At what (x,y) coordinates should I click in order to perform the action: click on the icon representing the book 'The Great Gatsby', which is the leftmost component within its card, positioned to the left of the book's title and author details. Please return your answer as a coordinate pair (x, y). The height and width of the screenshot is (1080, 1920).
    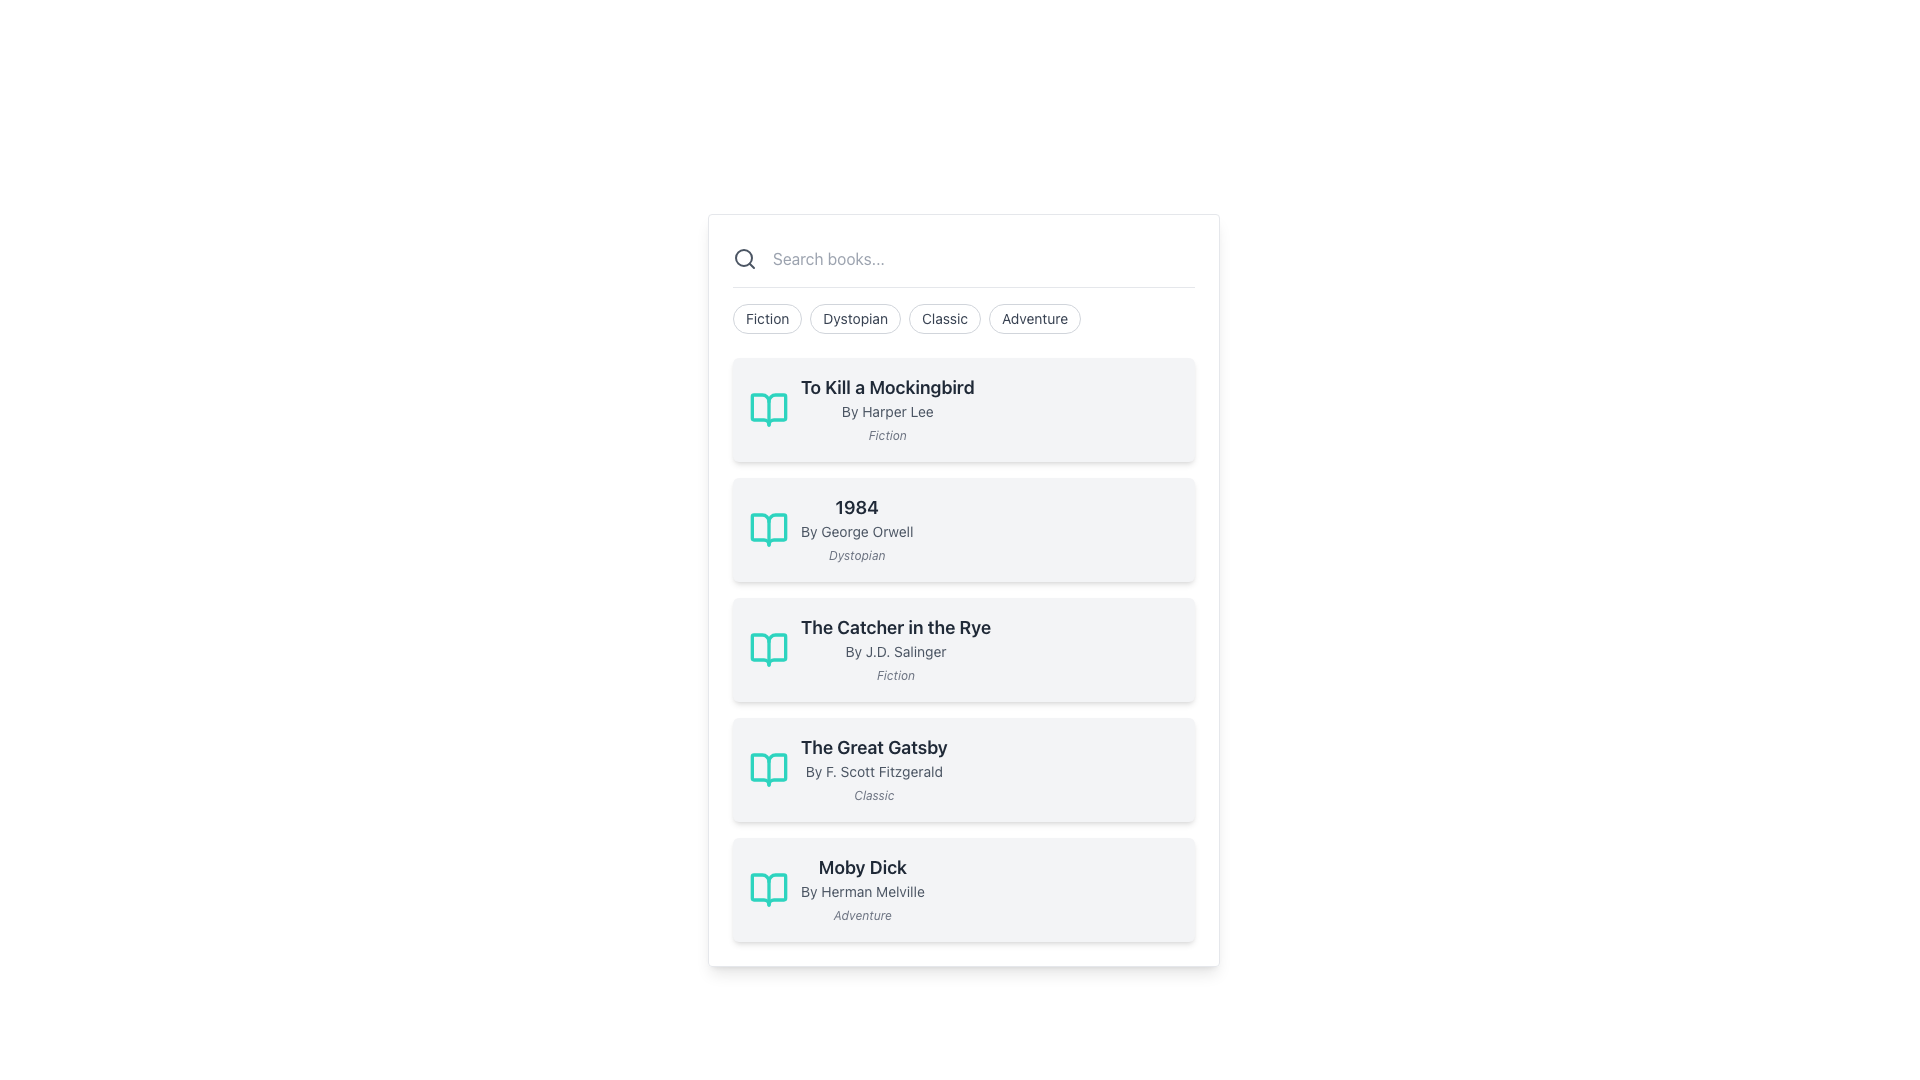
    Looking at the image, I should click on (767, 769).